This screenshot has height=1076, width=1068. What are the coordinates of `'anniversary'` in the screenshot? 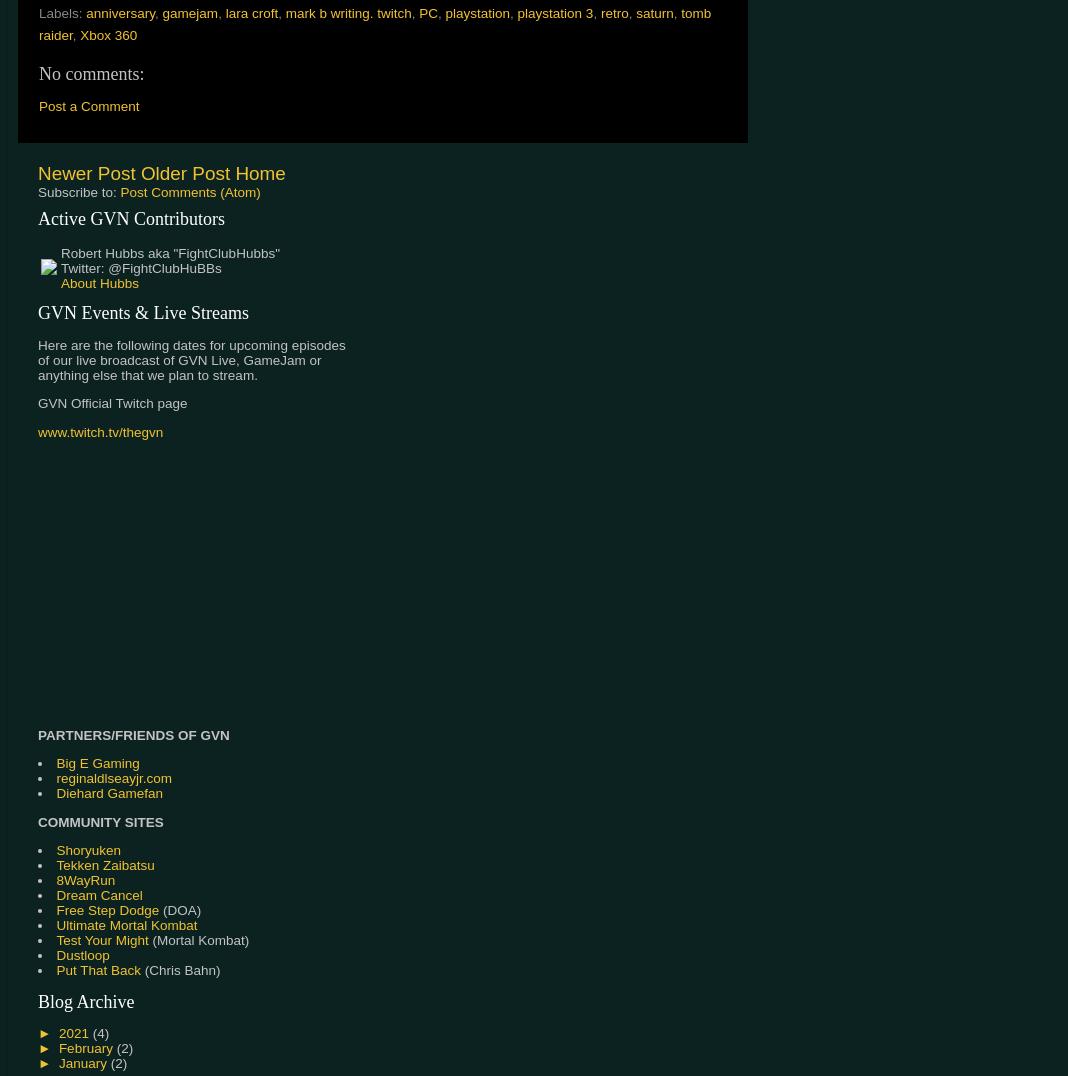 It's located at (119, 12).